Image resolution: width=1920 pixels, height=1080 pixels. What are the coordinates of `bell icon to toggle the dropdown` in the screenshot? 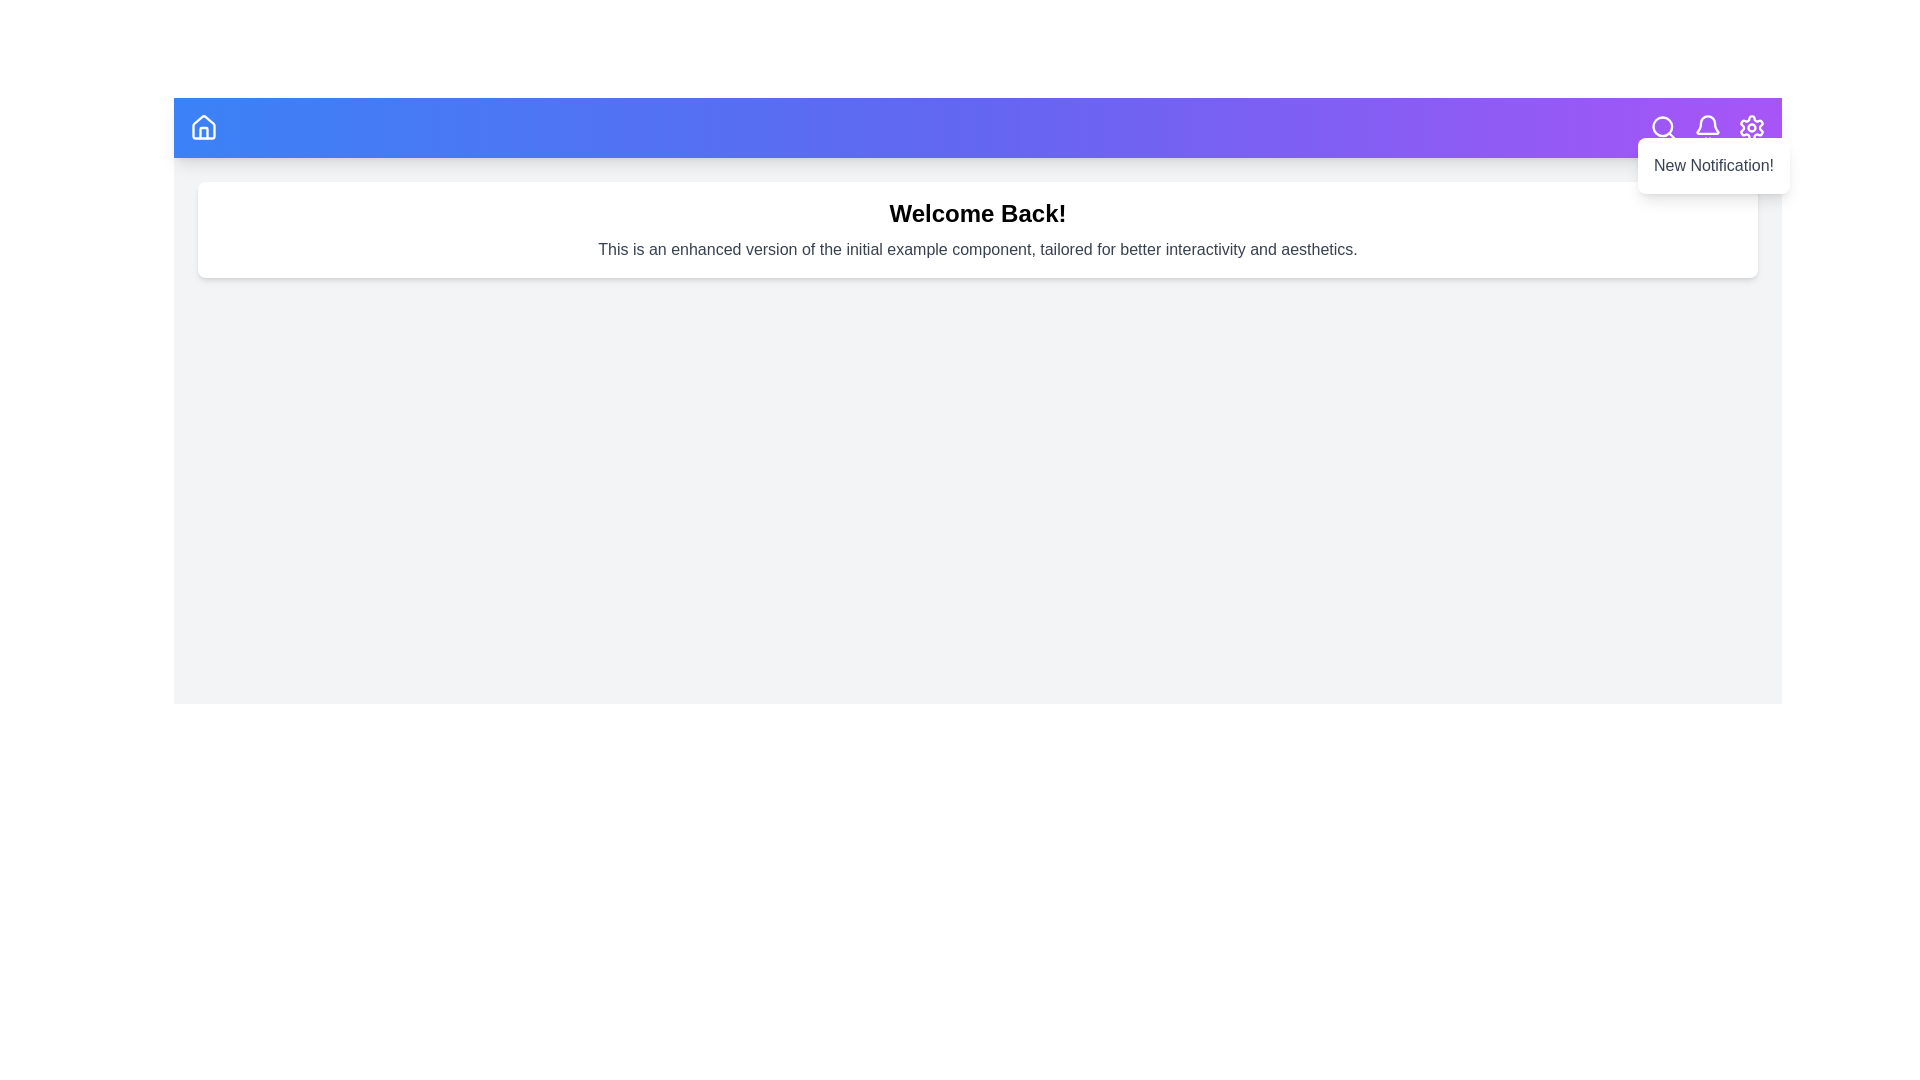 It's located at (1707, 127).